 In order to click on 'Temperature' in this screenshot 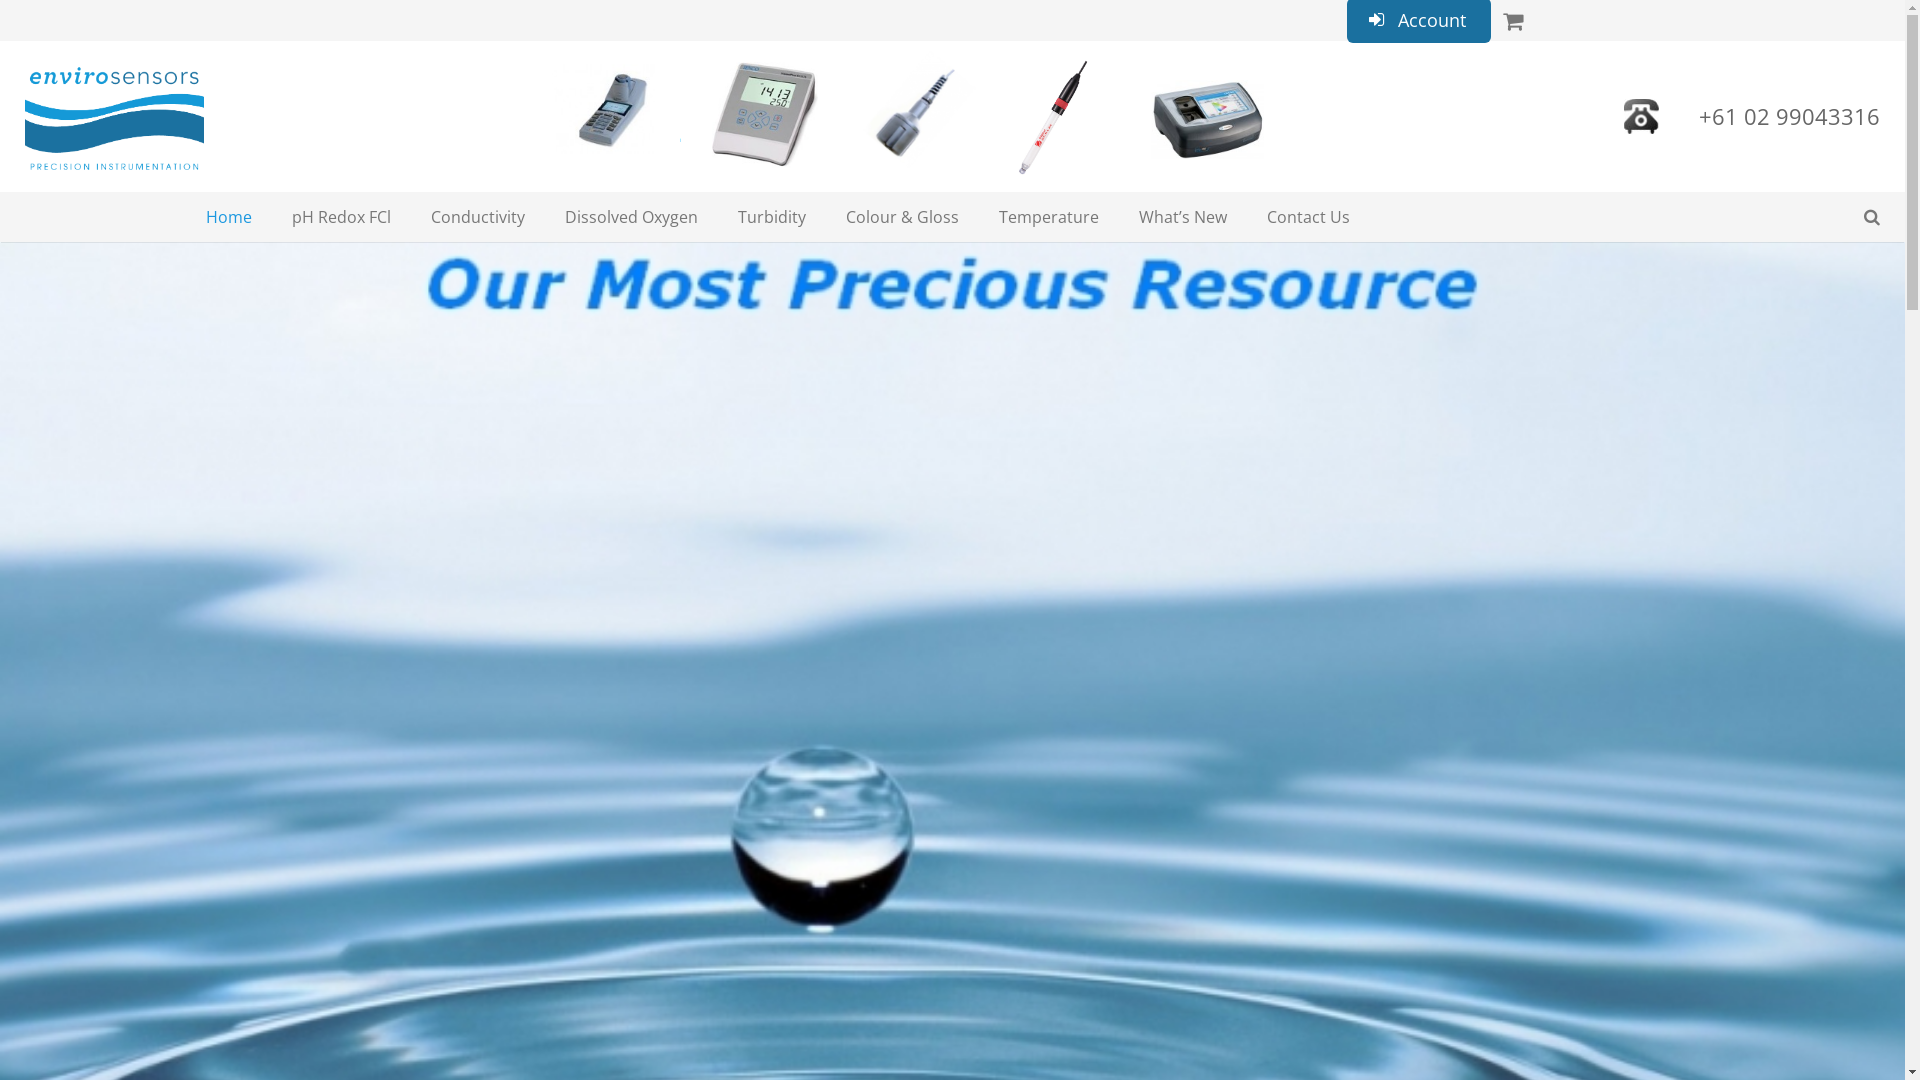, I will do `click(1048, 216)`.